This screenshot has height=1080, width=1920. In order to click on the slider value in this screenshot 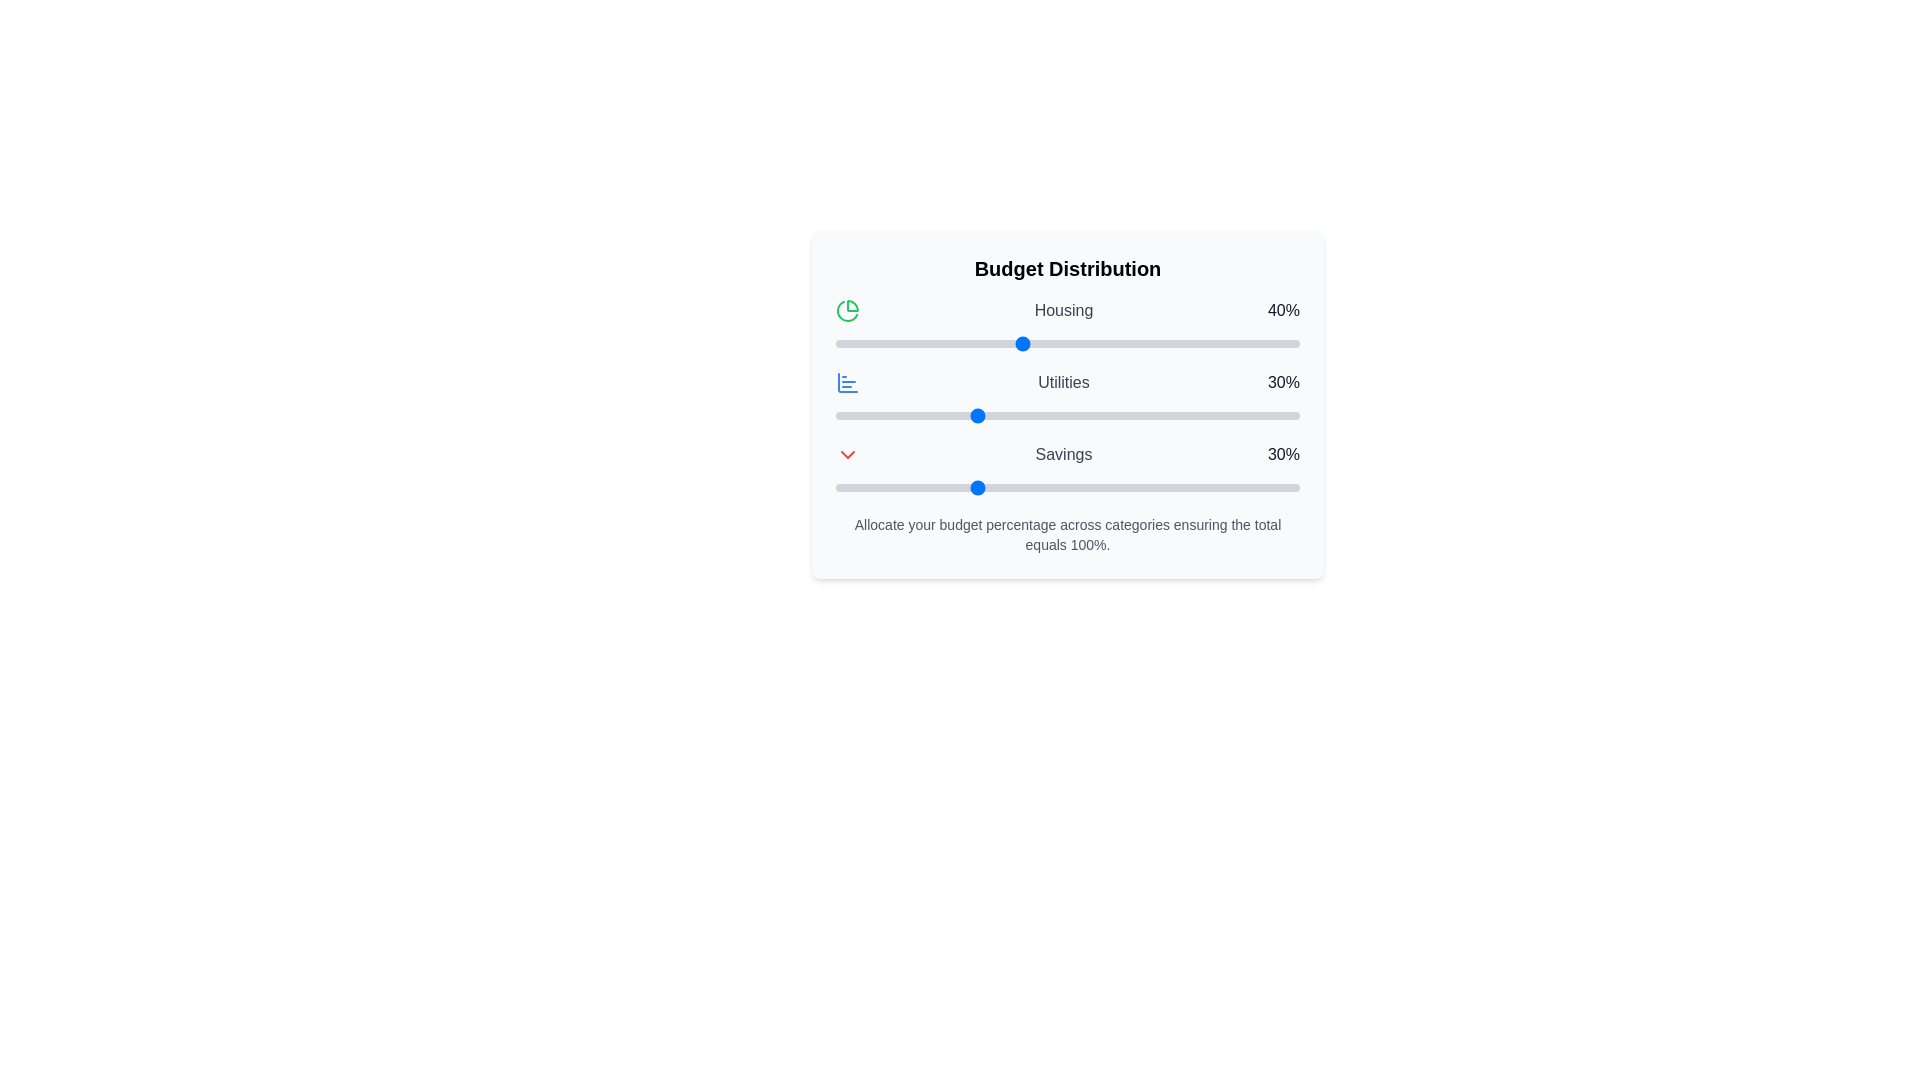, I will do `click(961, 415)`.